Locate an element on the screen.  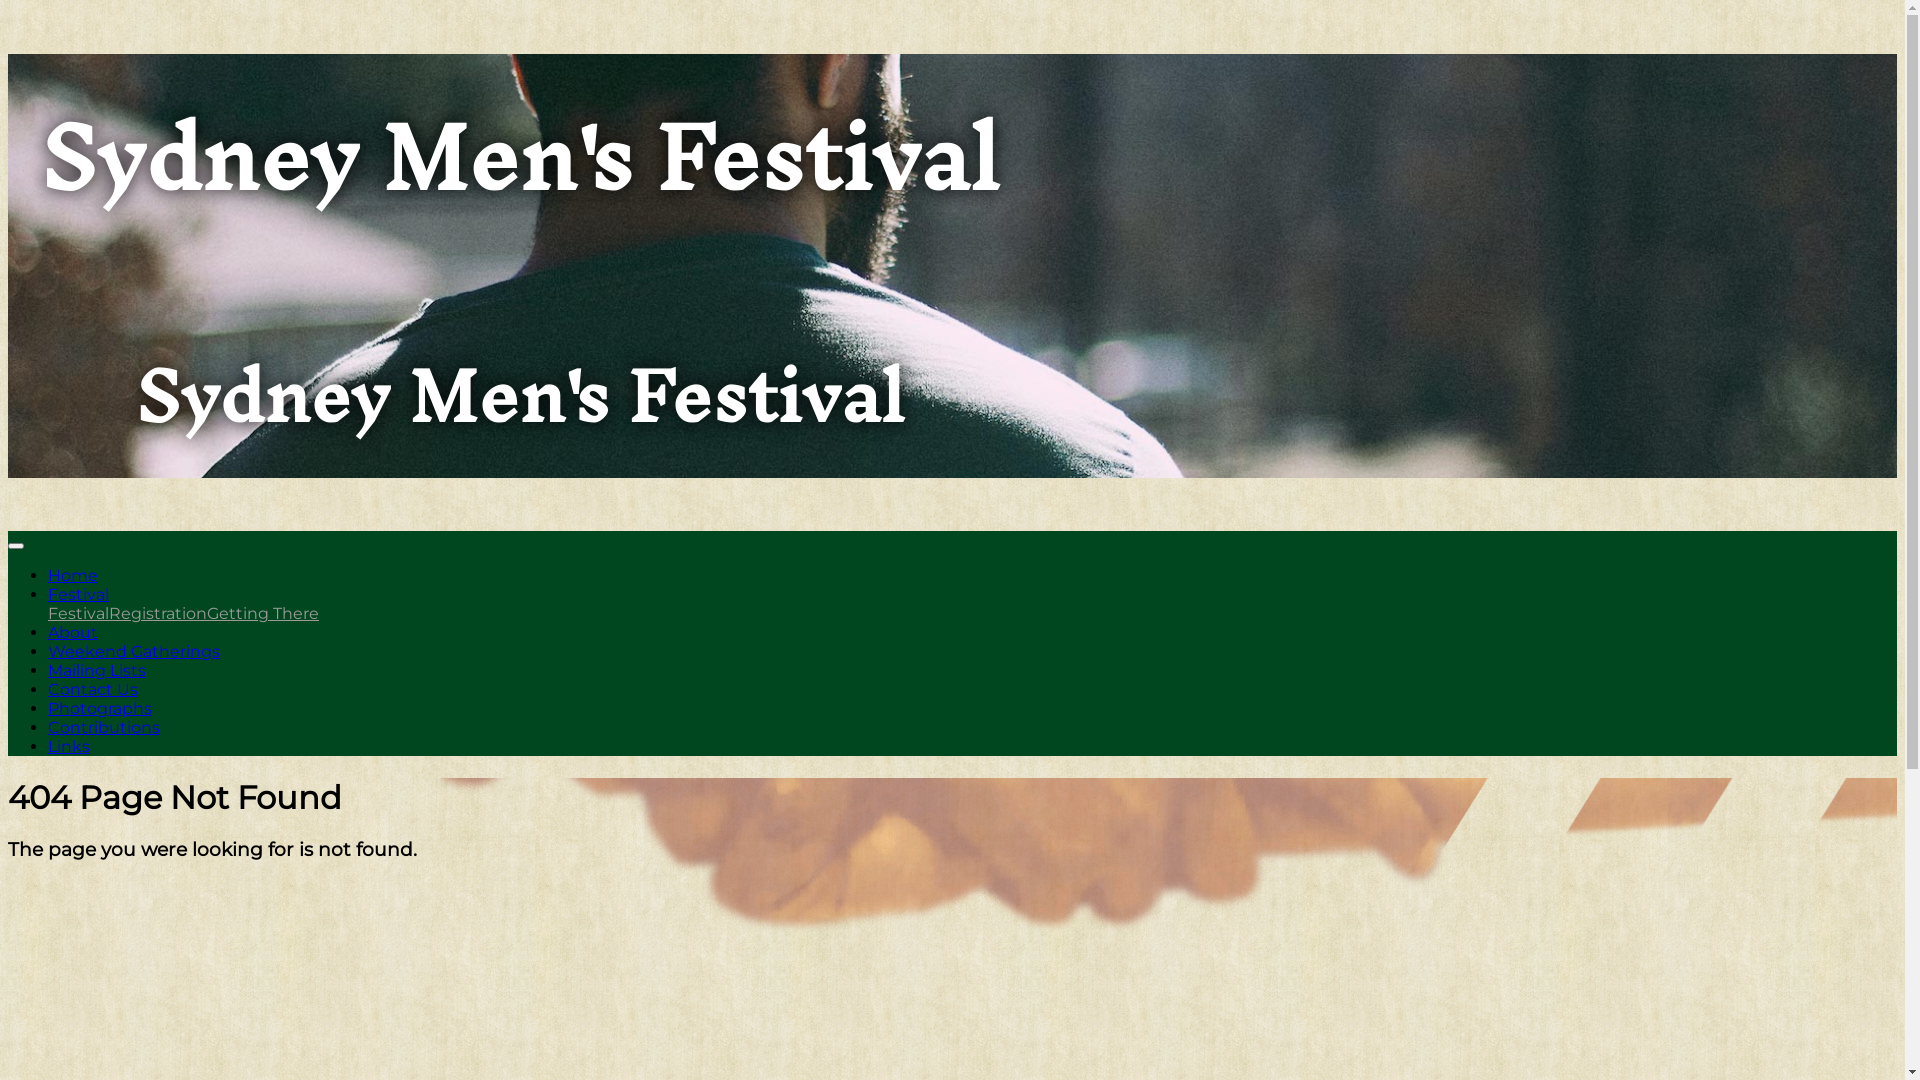
'Home' is located at coordinates (72, 575).